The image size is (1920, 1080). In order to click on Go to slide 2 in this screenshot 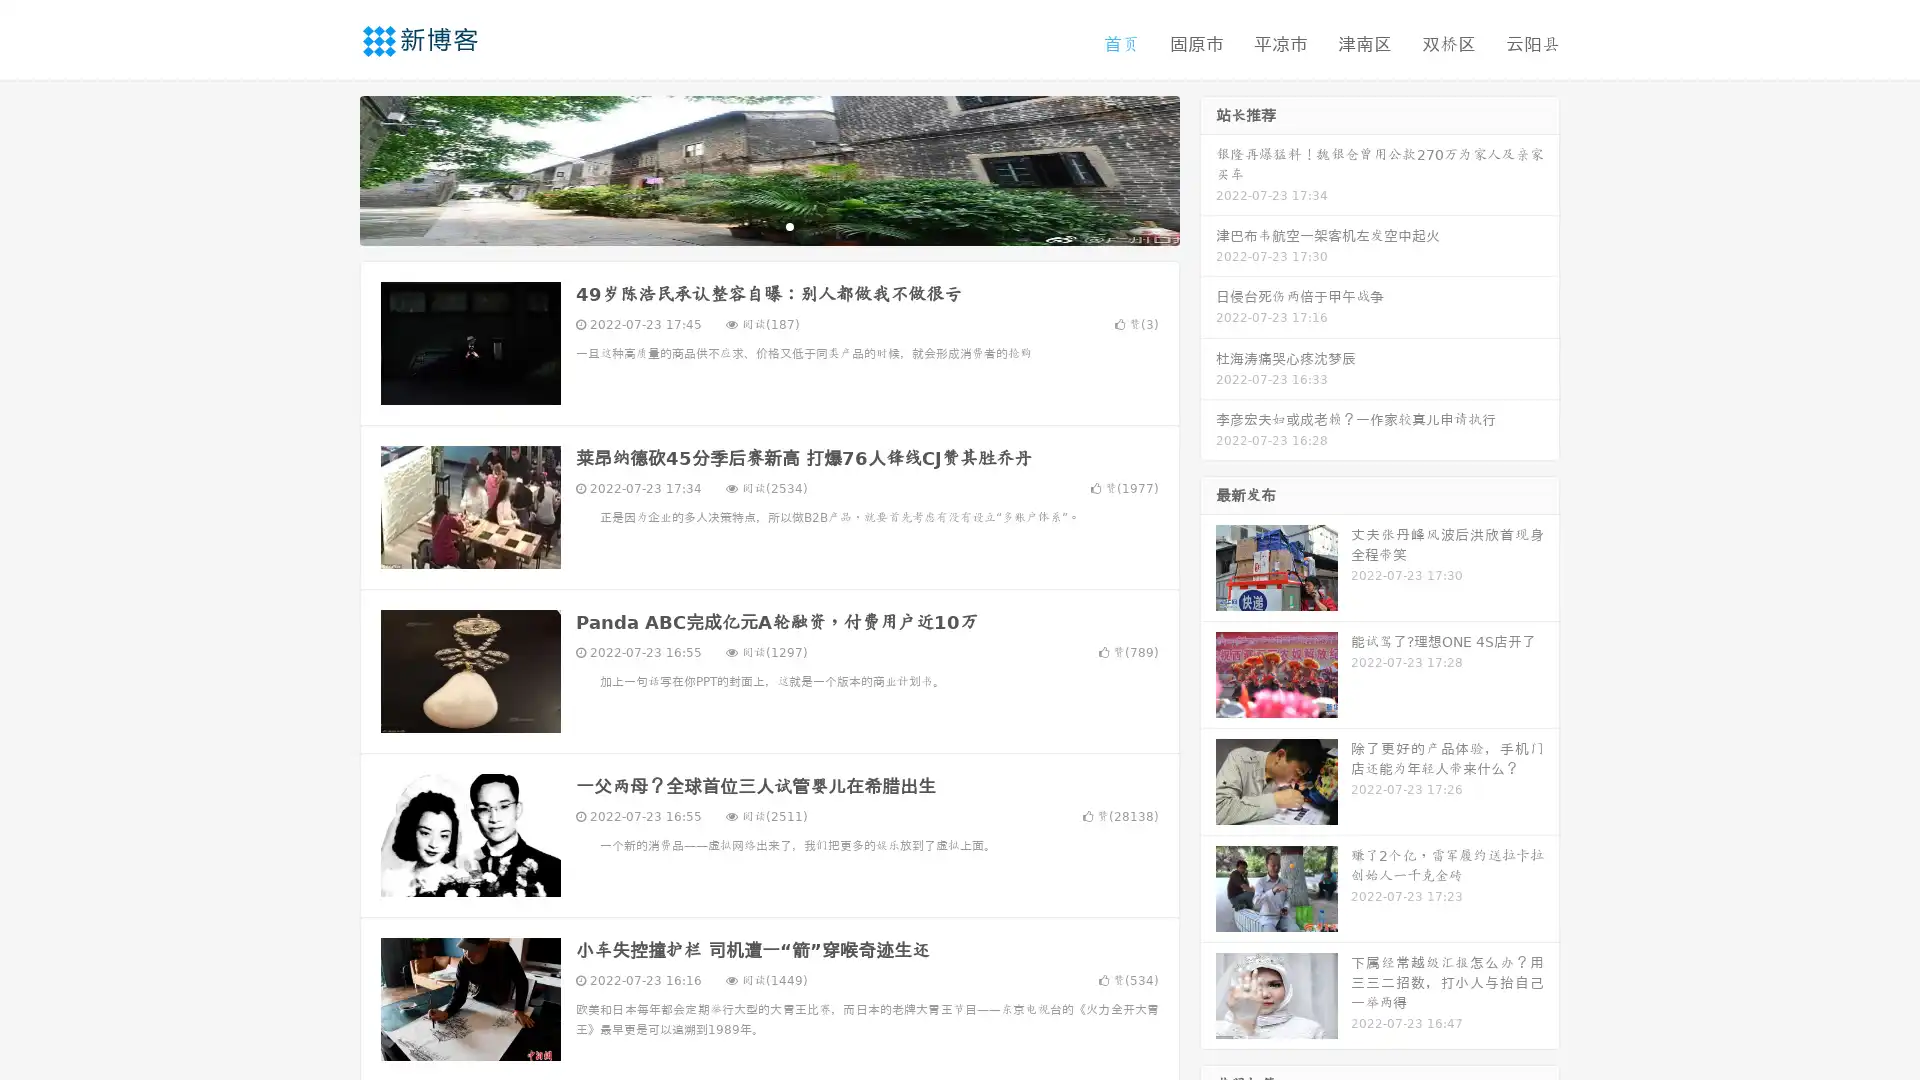, I will do `click(768, 225)`.